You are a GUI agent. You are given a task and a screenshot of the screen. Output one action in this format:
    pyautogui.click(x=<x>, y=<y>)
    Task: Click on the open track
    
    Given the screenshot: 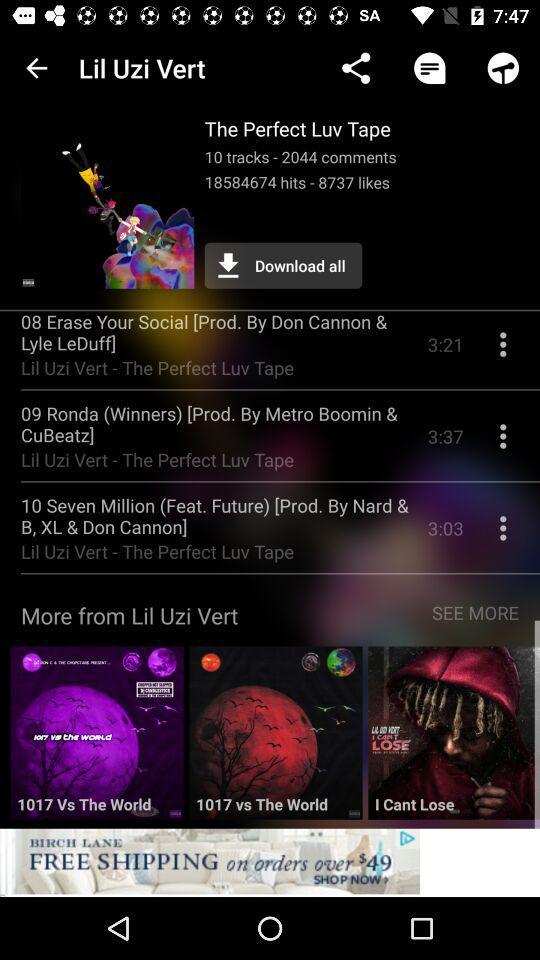 What is the action you would take?
    pyautogui.click(x=454, y=739)
    